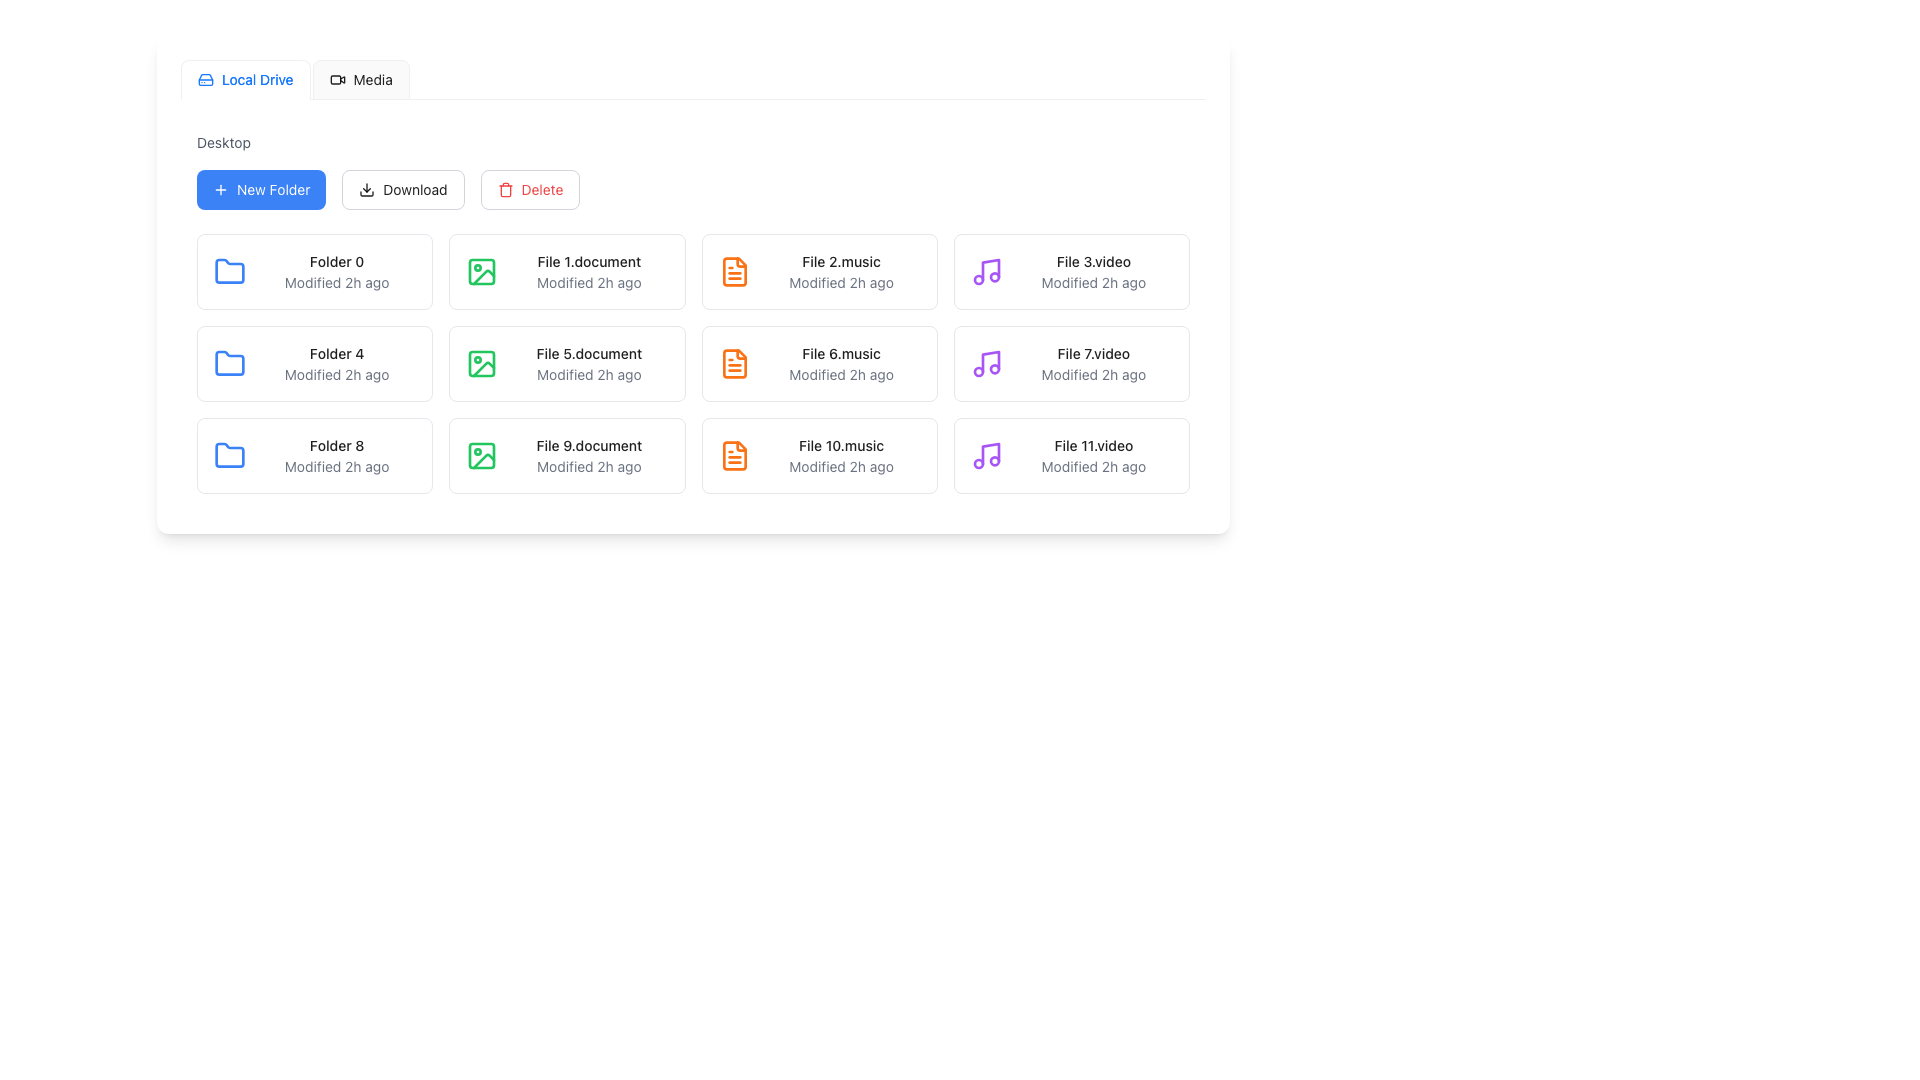 The width and height of the screenshot is (1920, 1080). Describe the element at coordinates (588, 272) in the screenshot. I see `the text label displaying 'File 1.document' which is located in the second column of the first row in the document listing interface` at that location.